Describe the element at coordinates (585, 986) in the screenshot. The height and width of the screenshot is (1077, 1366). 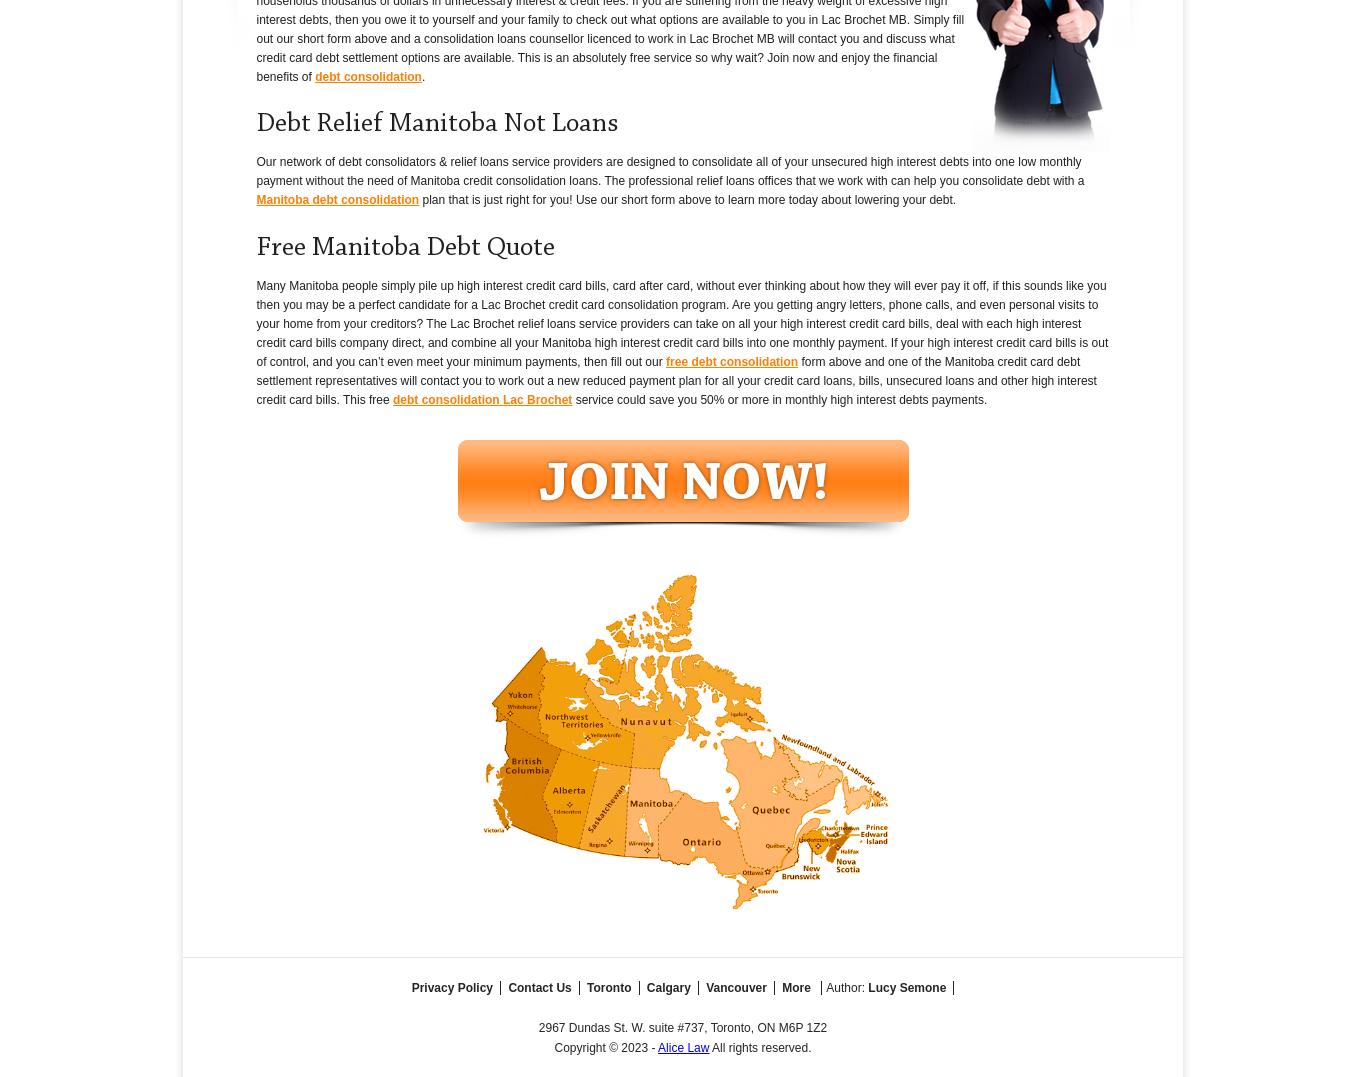
I see `'Toronto'` at that location.